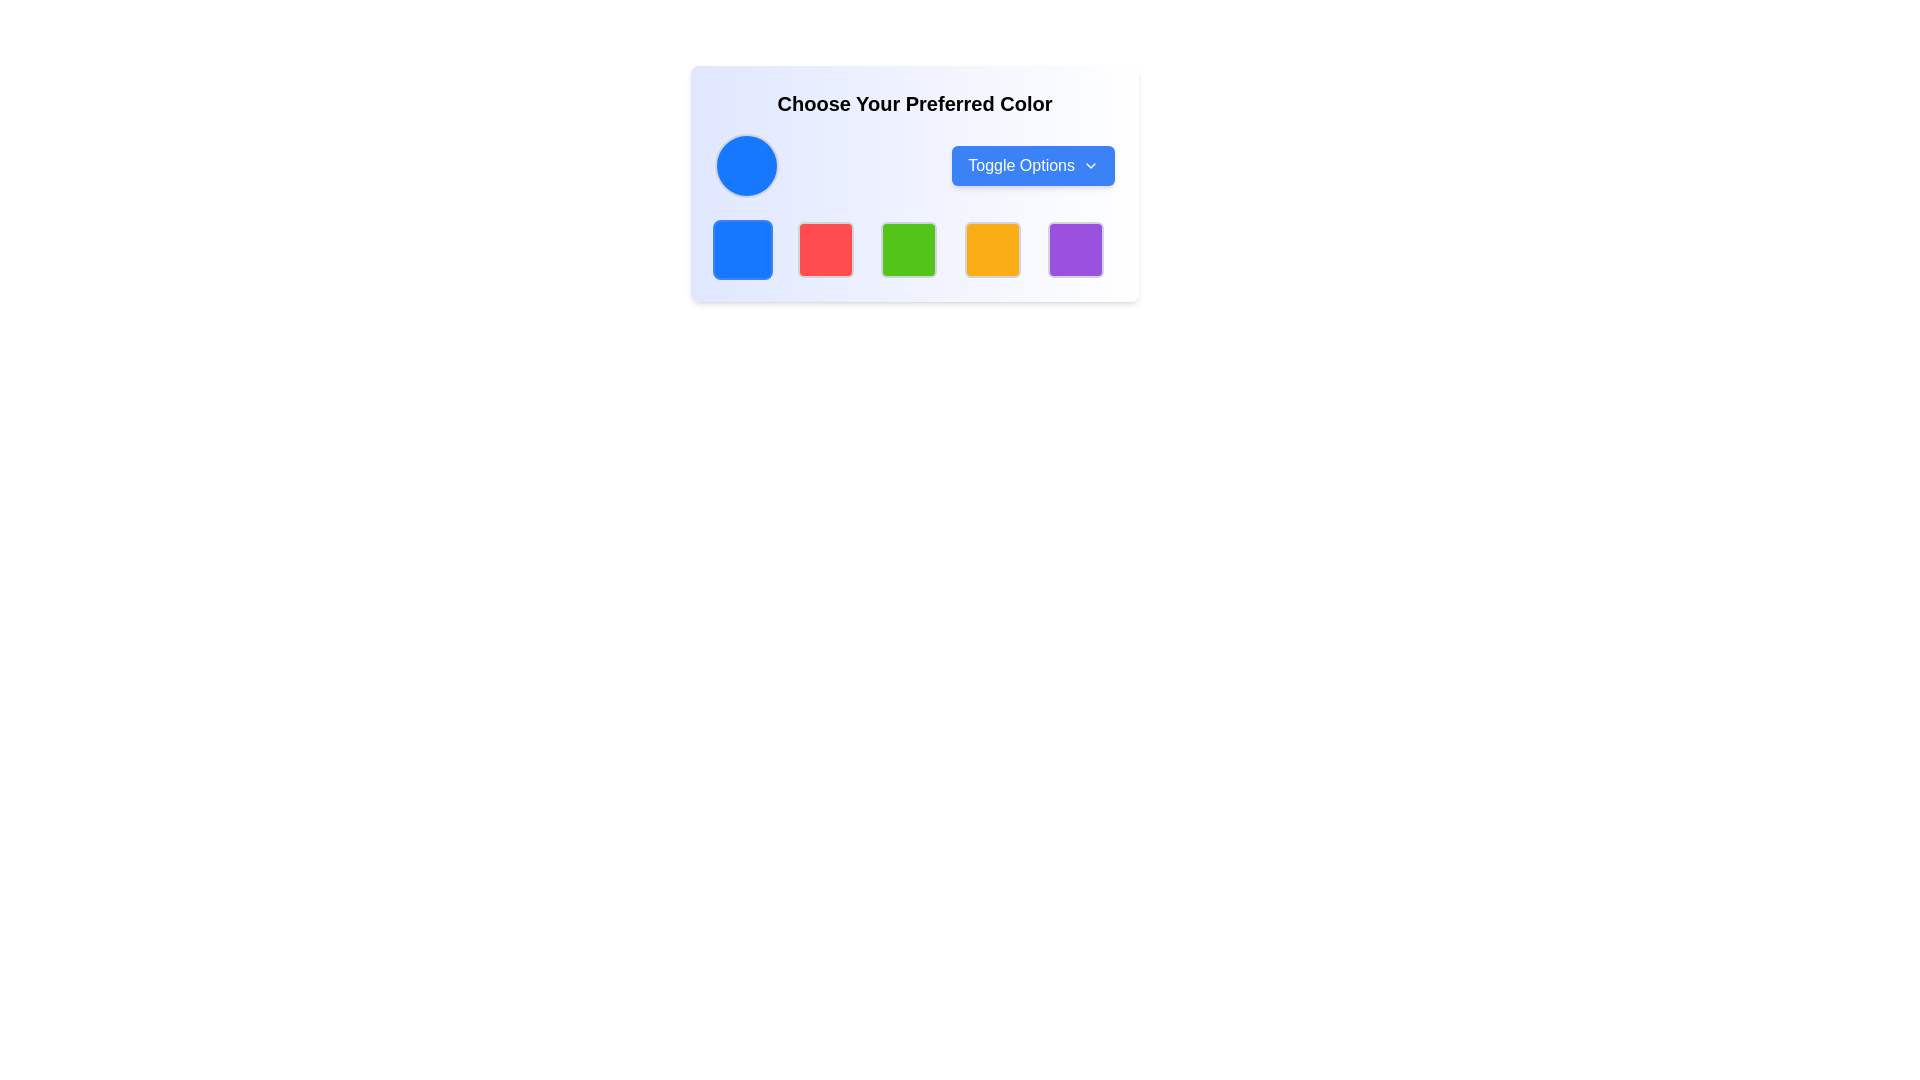 This screenshot has height=1080, width=1920. Describe the element at coordinates (1033, 164) in the screenshot. I see `the 'Toggle Options' button, which is a blue rectangular button with white text and a downwards-chevron icon, located in the 'Choose Your Preferred Color' section` at that location.